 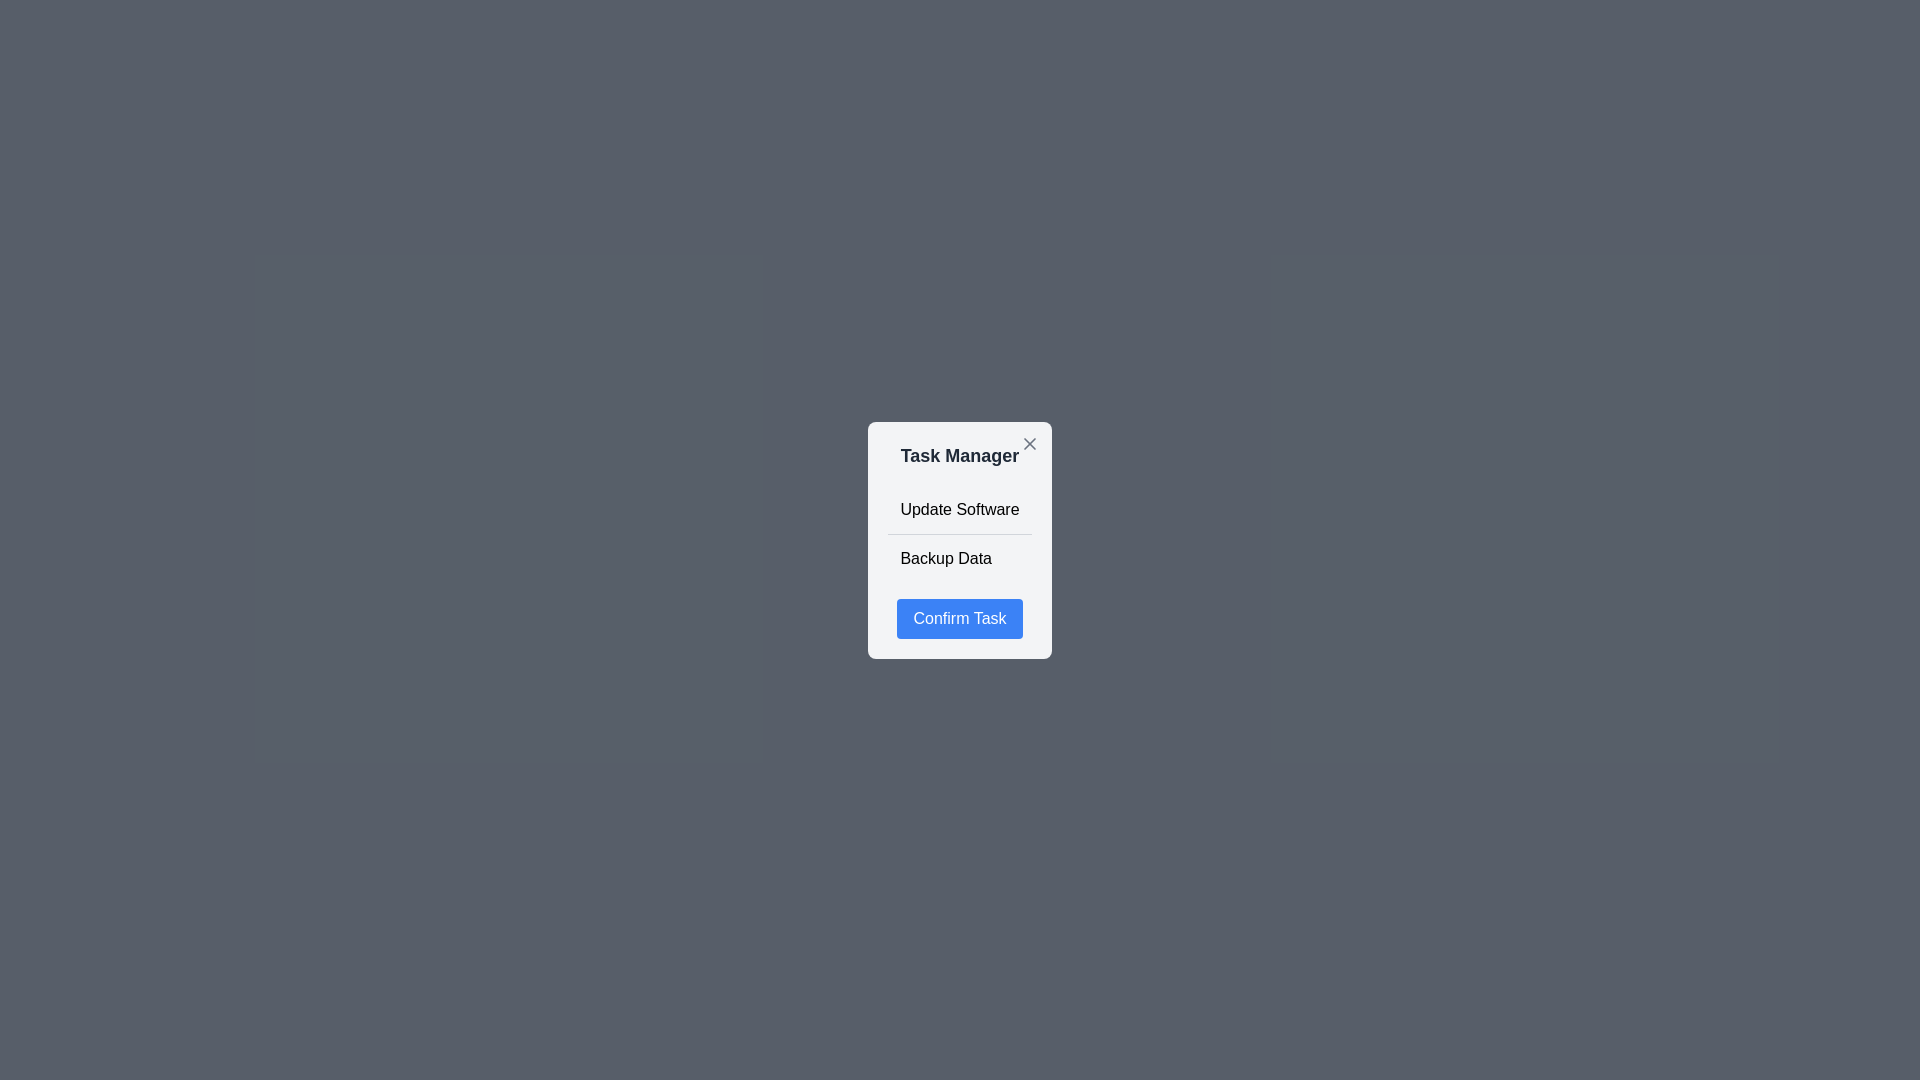 What do you see at coordinates (960, 617) in the screenshot?
I see `'Confirm Task' button to acknowledge the task` at bounding box center [960, 617].